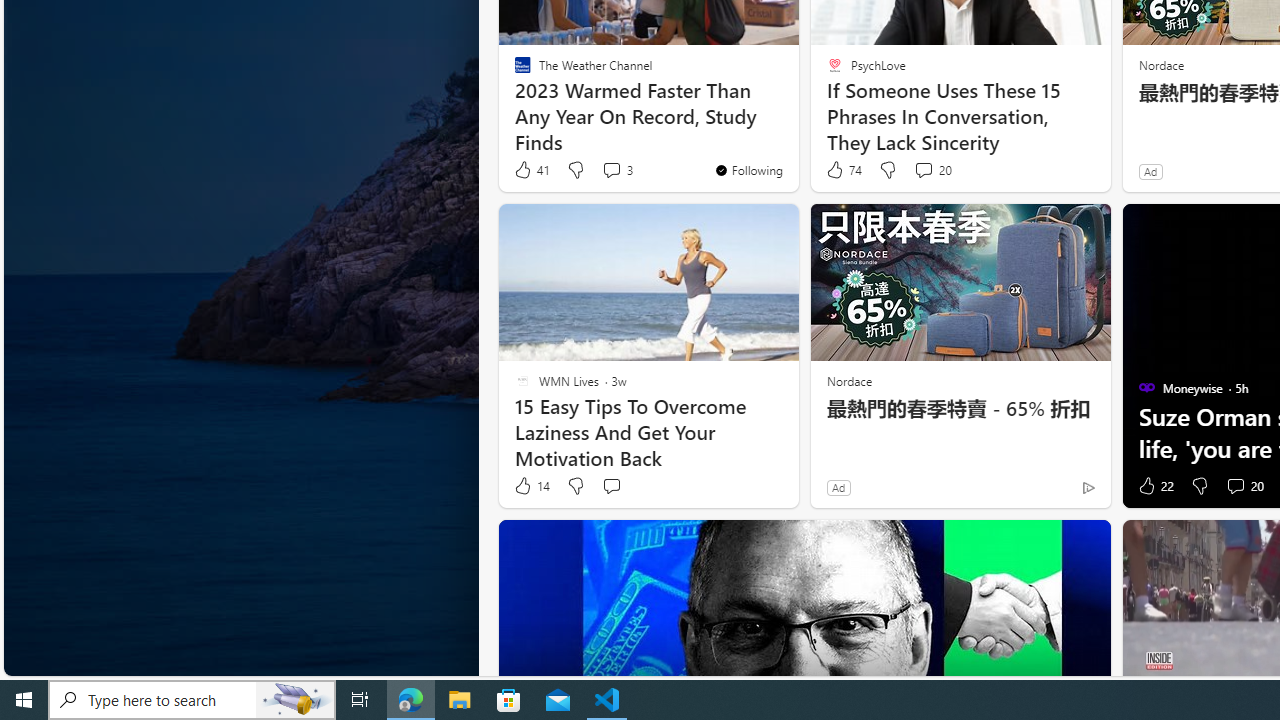  I want to click on '41 Like', so click(531, 169).